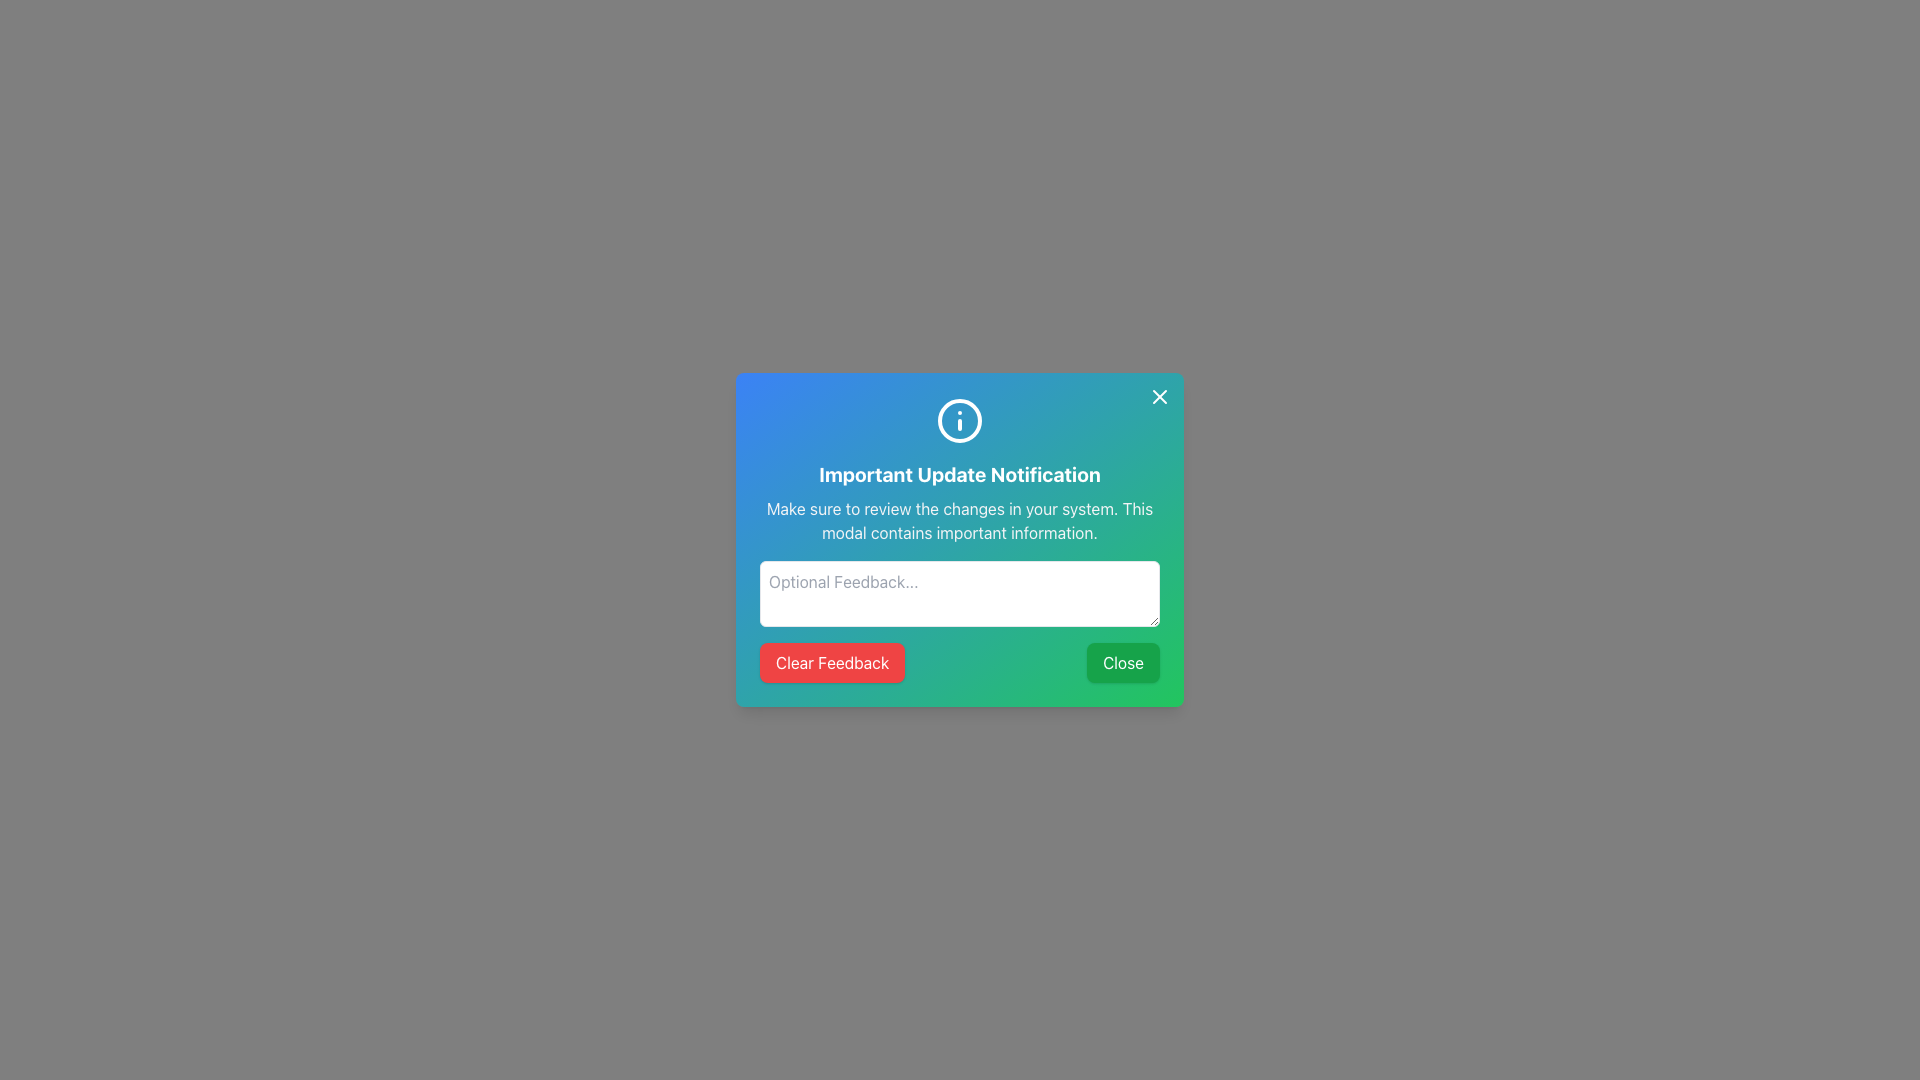  I want to click on the clear/reset button located at the bottom-left of the modal to clear any text inputted in the feedback field, so click(831, 663).